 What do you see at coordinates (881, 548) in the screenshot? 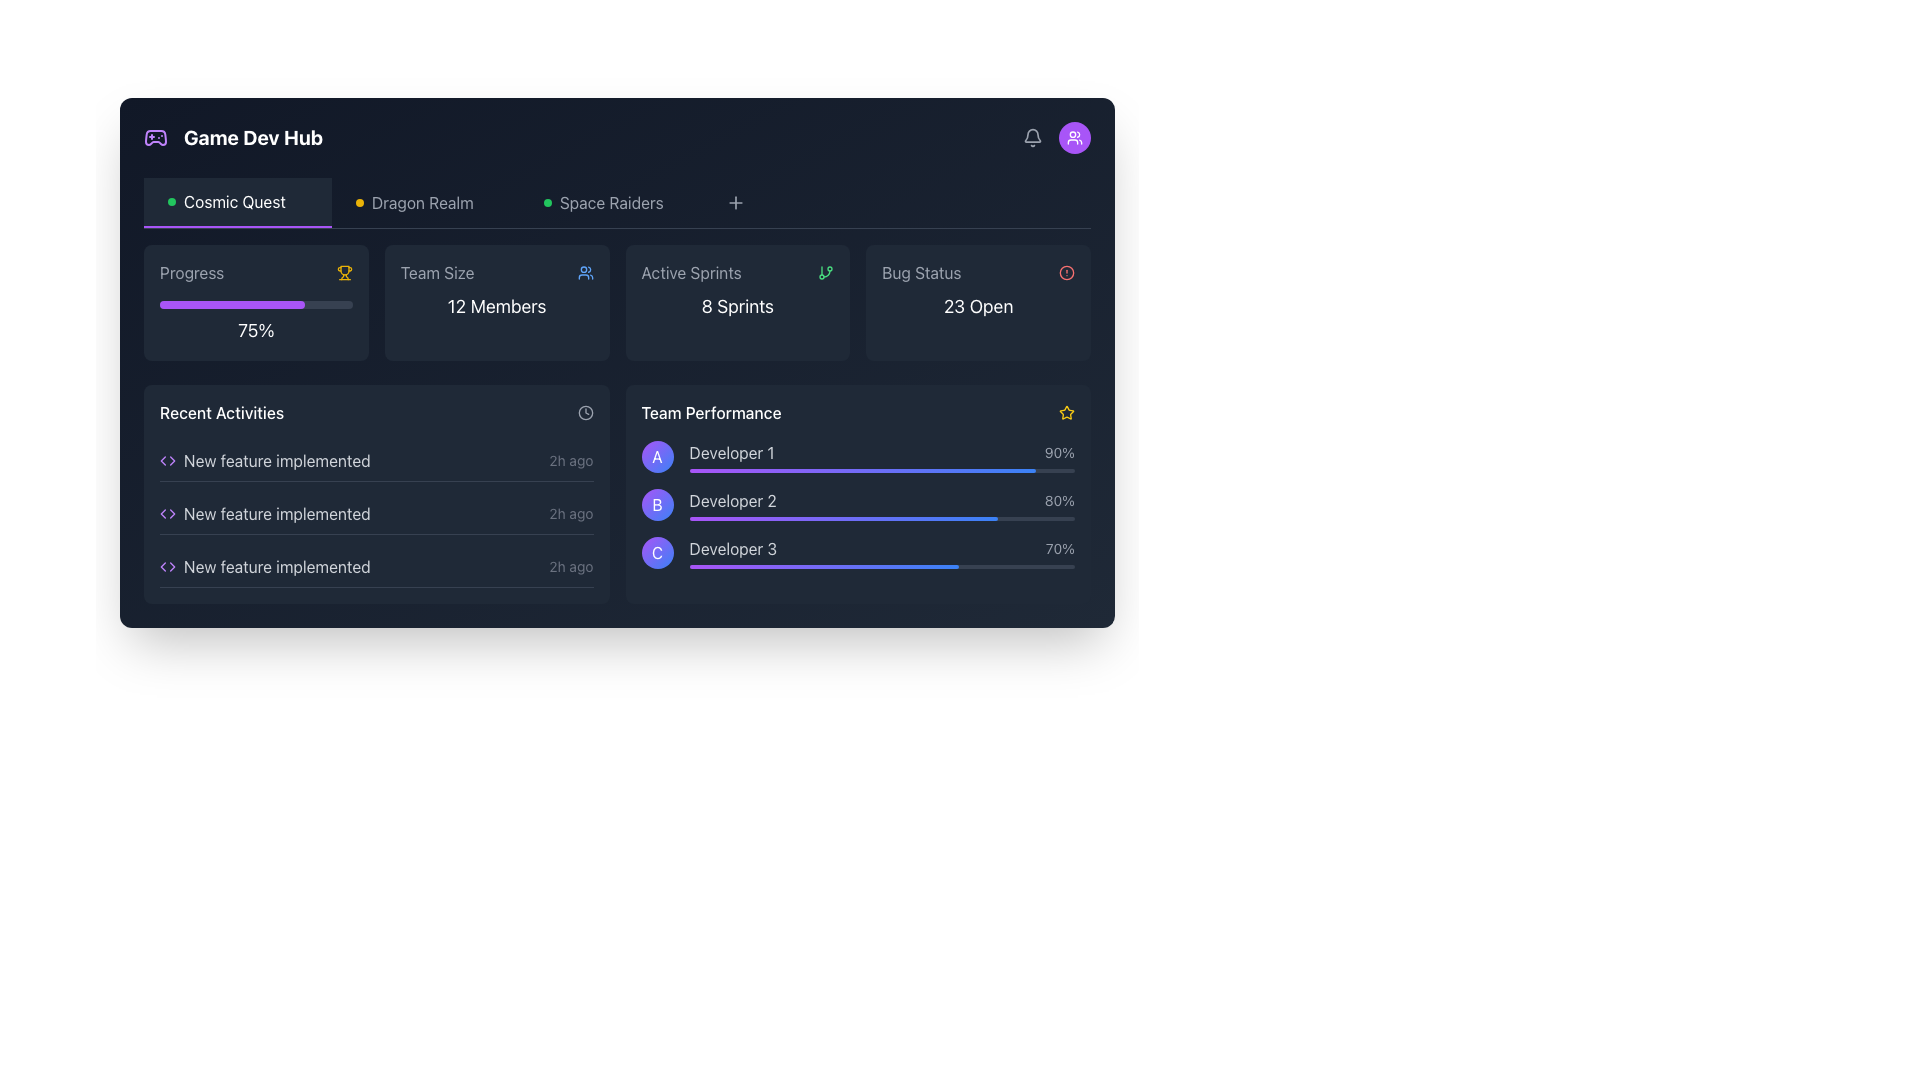
I see `the progress indicator for 'Developer 3', which displays a progress percentage of '70%' in the 'Team Performance' section` at bounding box center [881, 548].